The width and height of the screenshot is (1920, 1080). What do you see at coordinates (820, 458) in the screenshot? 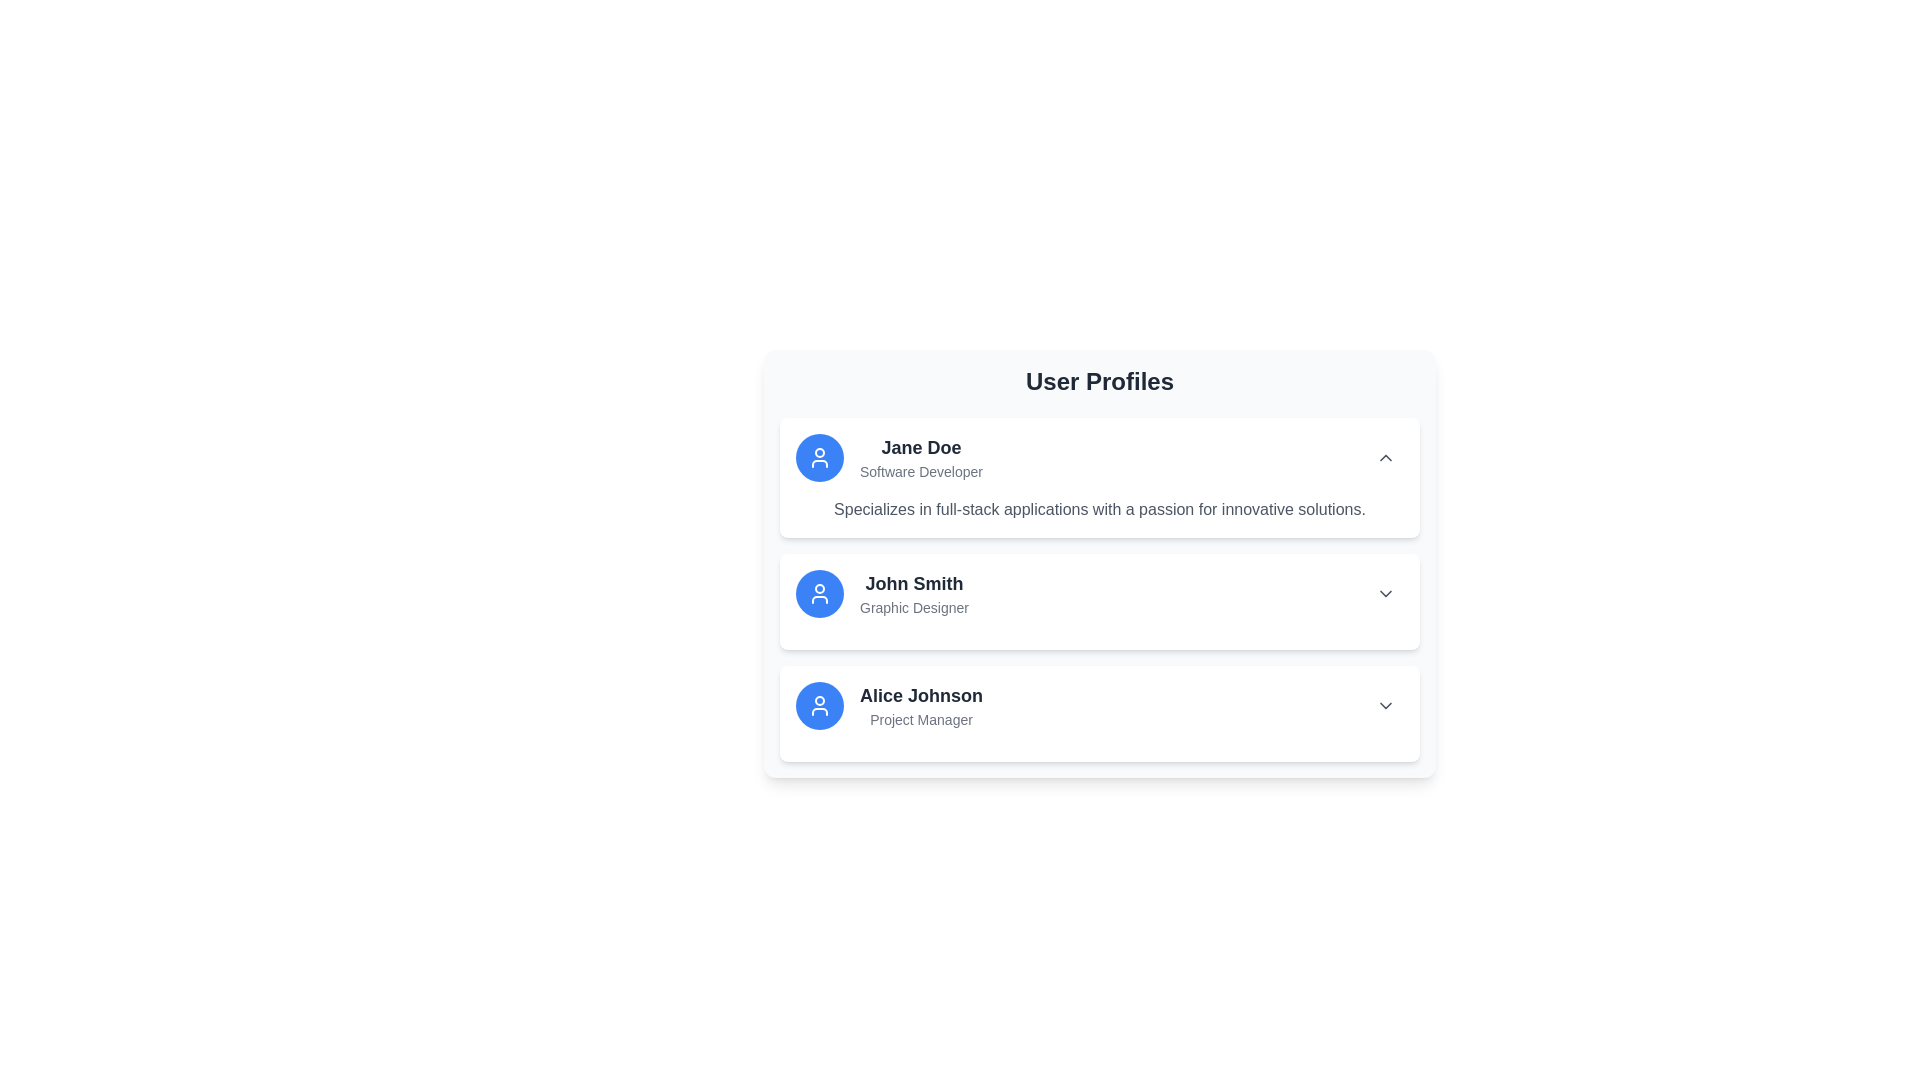
I see `the user profile icon for 'Jane Doe' located to the left of her name and job title in the User Profiles section` at bounding box center [820, 458].